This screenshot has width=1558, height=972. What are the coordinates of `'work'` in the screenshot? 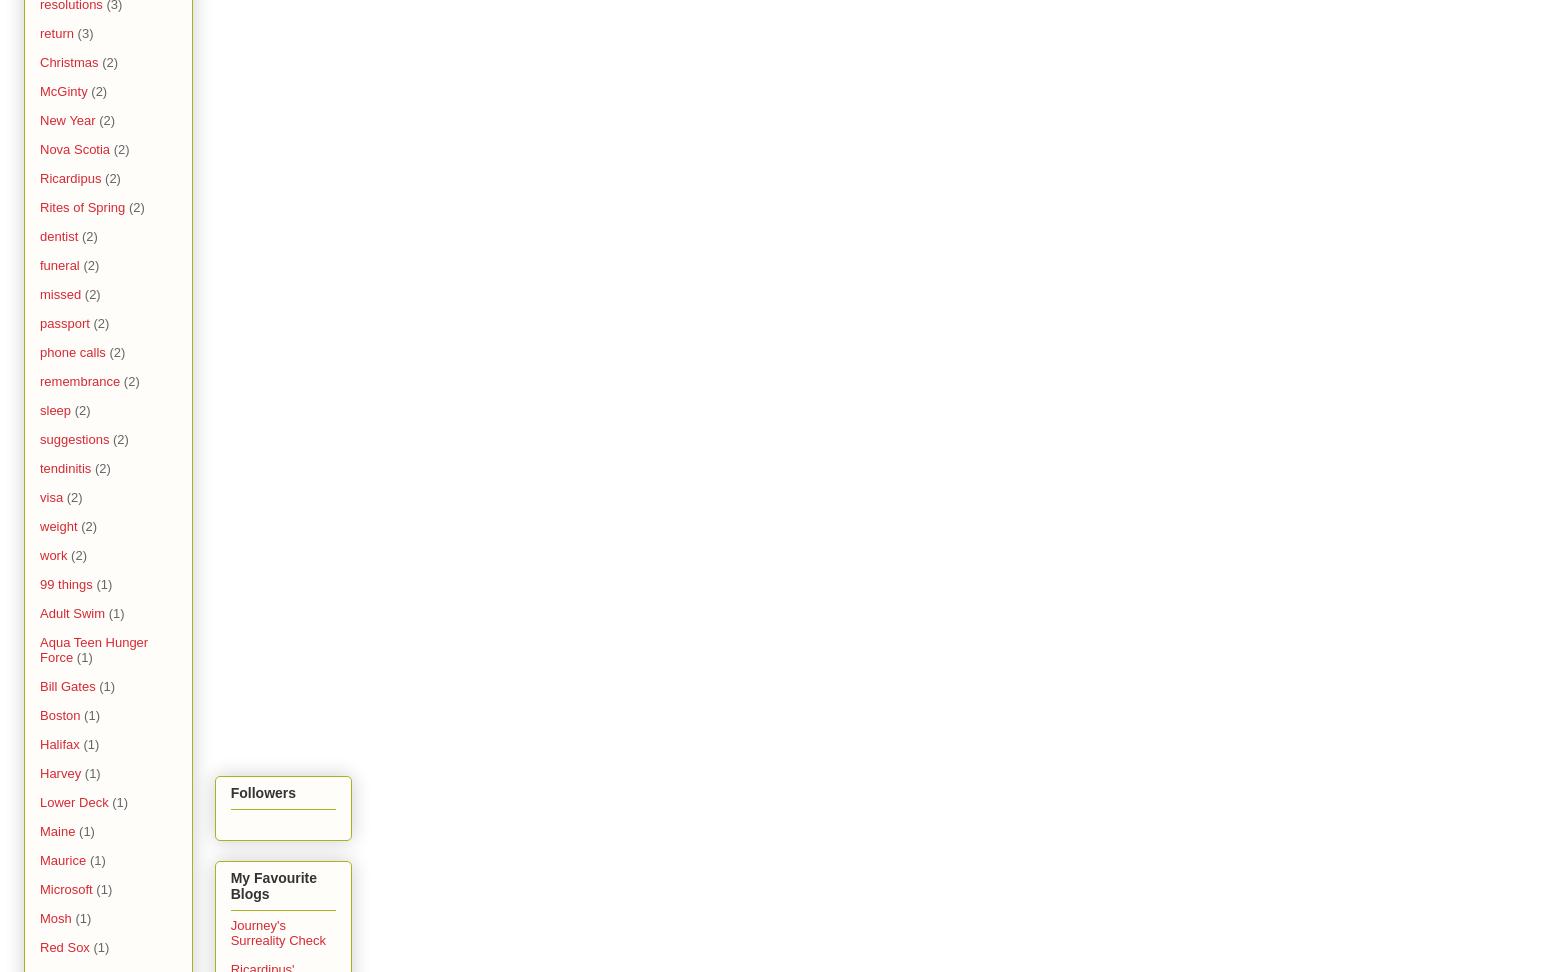 It's located at (53, 554).